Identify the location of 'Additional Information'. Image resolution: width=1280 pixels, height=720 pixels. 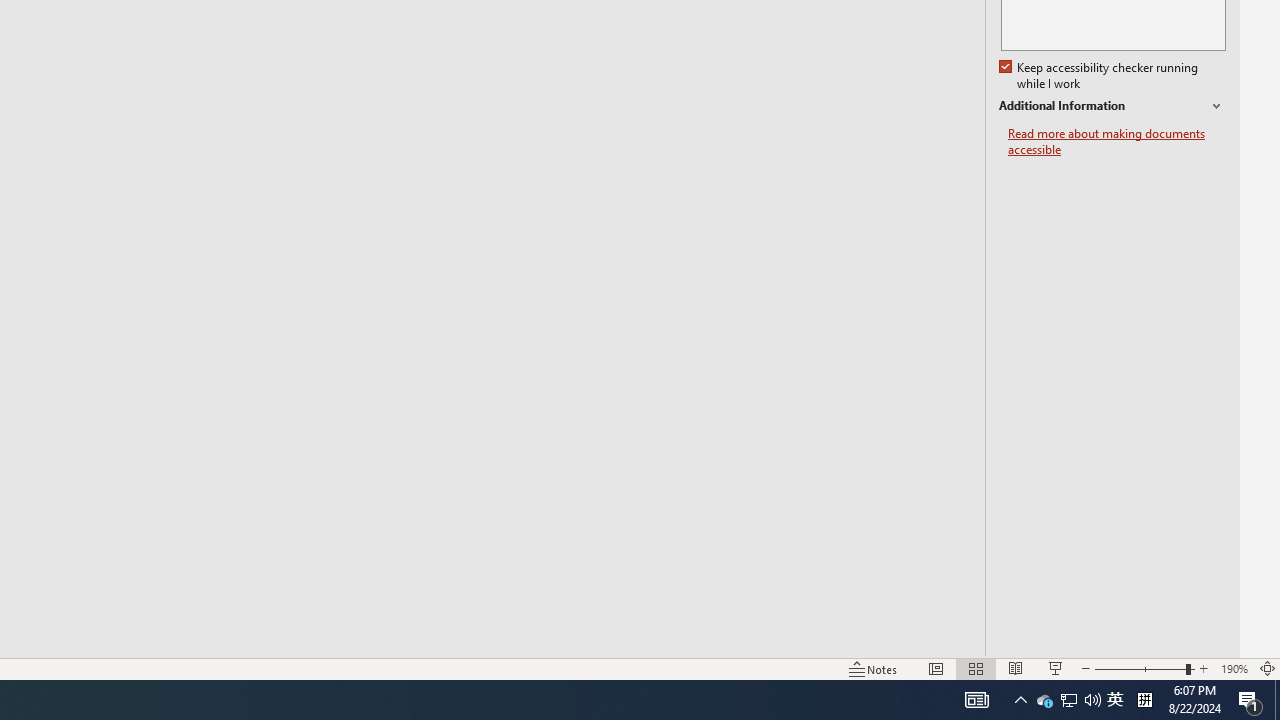
(1111, 106).